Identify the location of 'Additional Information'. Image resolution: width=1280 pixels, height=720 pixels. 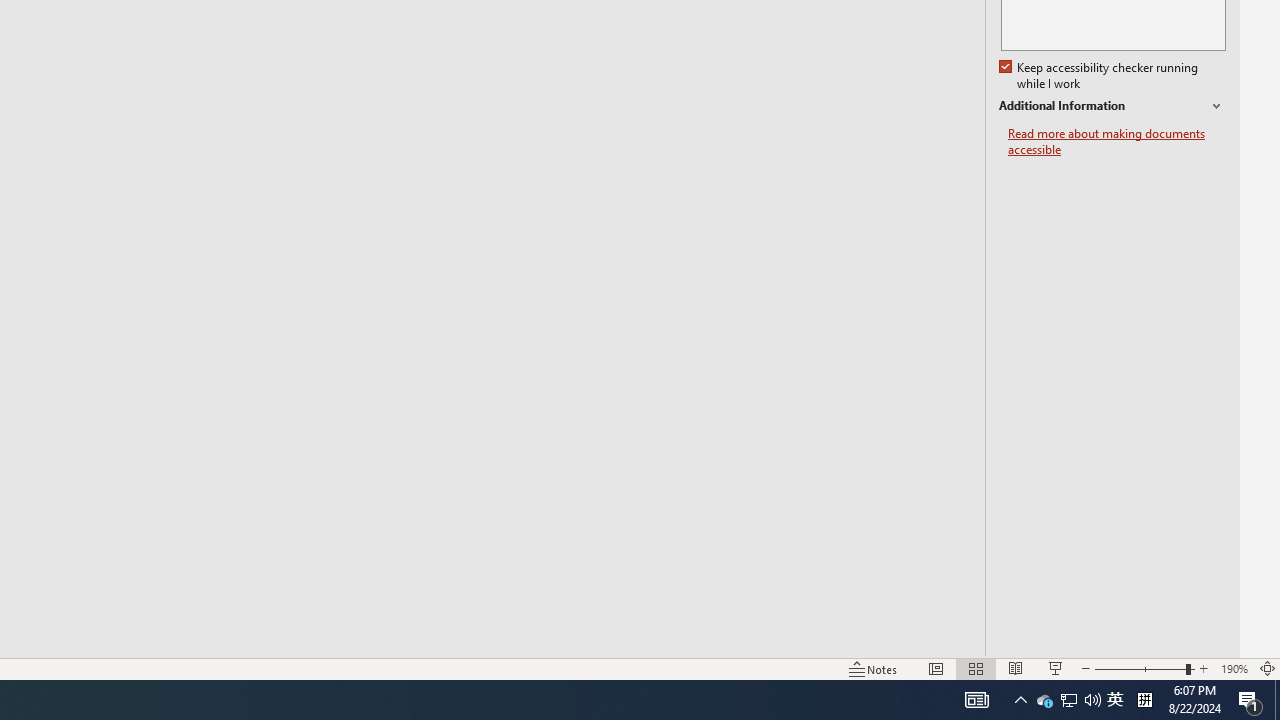
(1111, 106).